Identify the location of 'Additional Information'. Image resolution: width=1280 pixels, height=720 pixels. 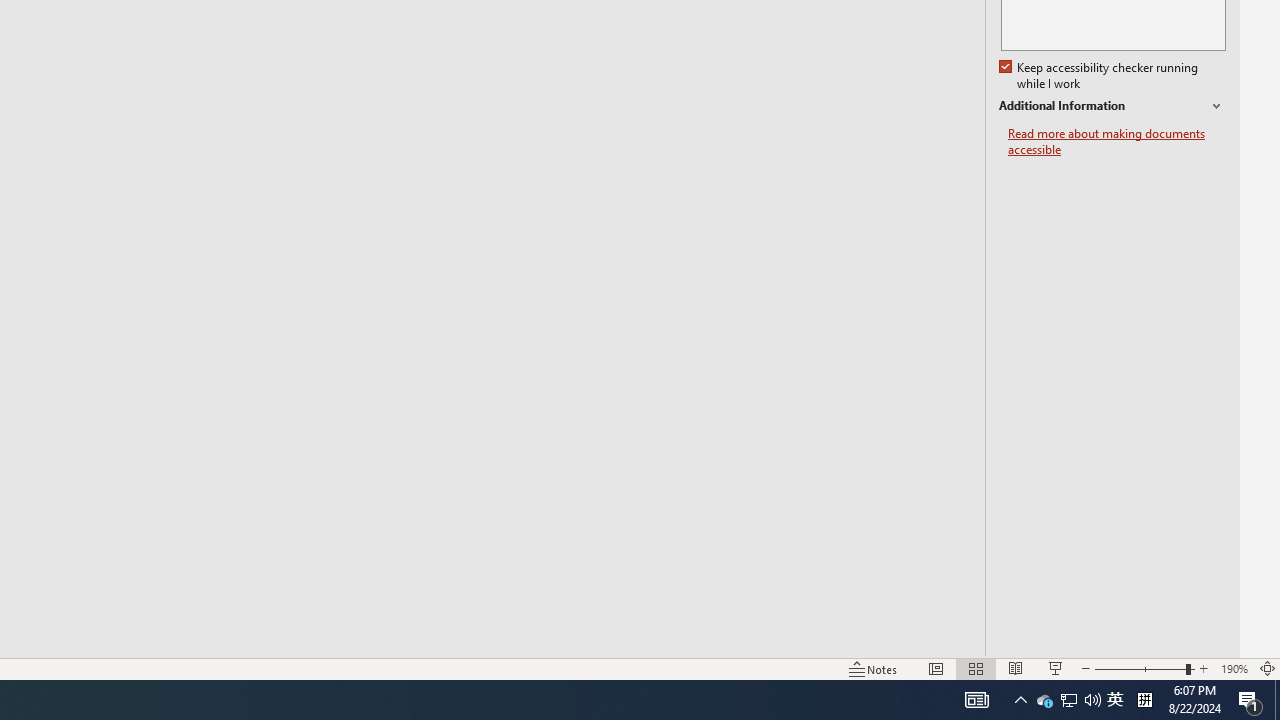
(1111, 106).